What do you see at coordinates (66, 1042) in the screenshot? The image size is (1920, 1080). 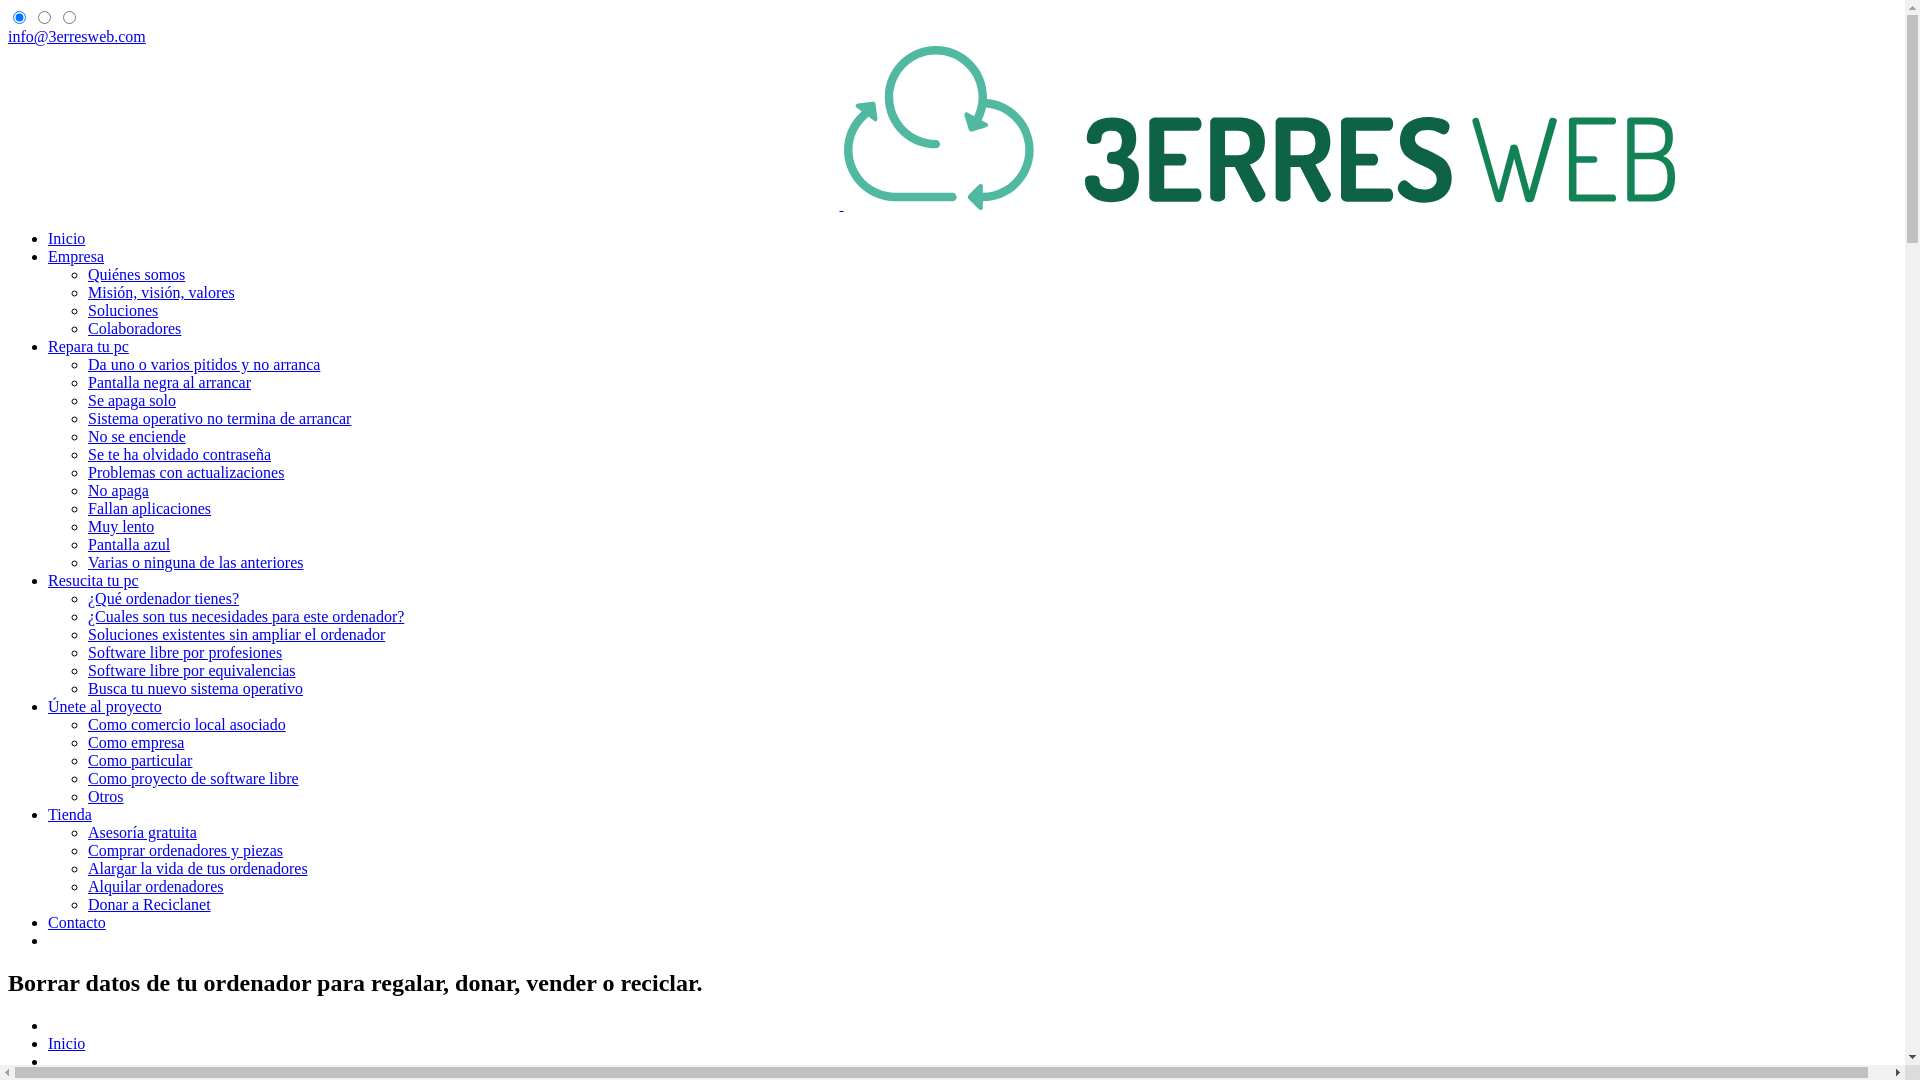 I see `'Inicio'` at bounding box center [66, 1042].